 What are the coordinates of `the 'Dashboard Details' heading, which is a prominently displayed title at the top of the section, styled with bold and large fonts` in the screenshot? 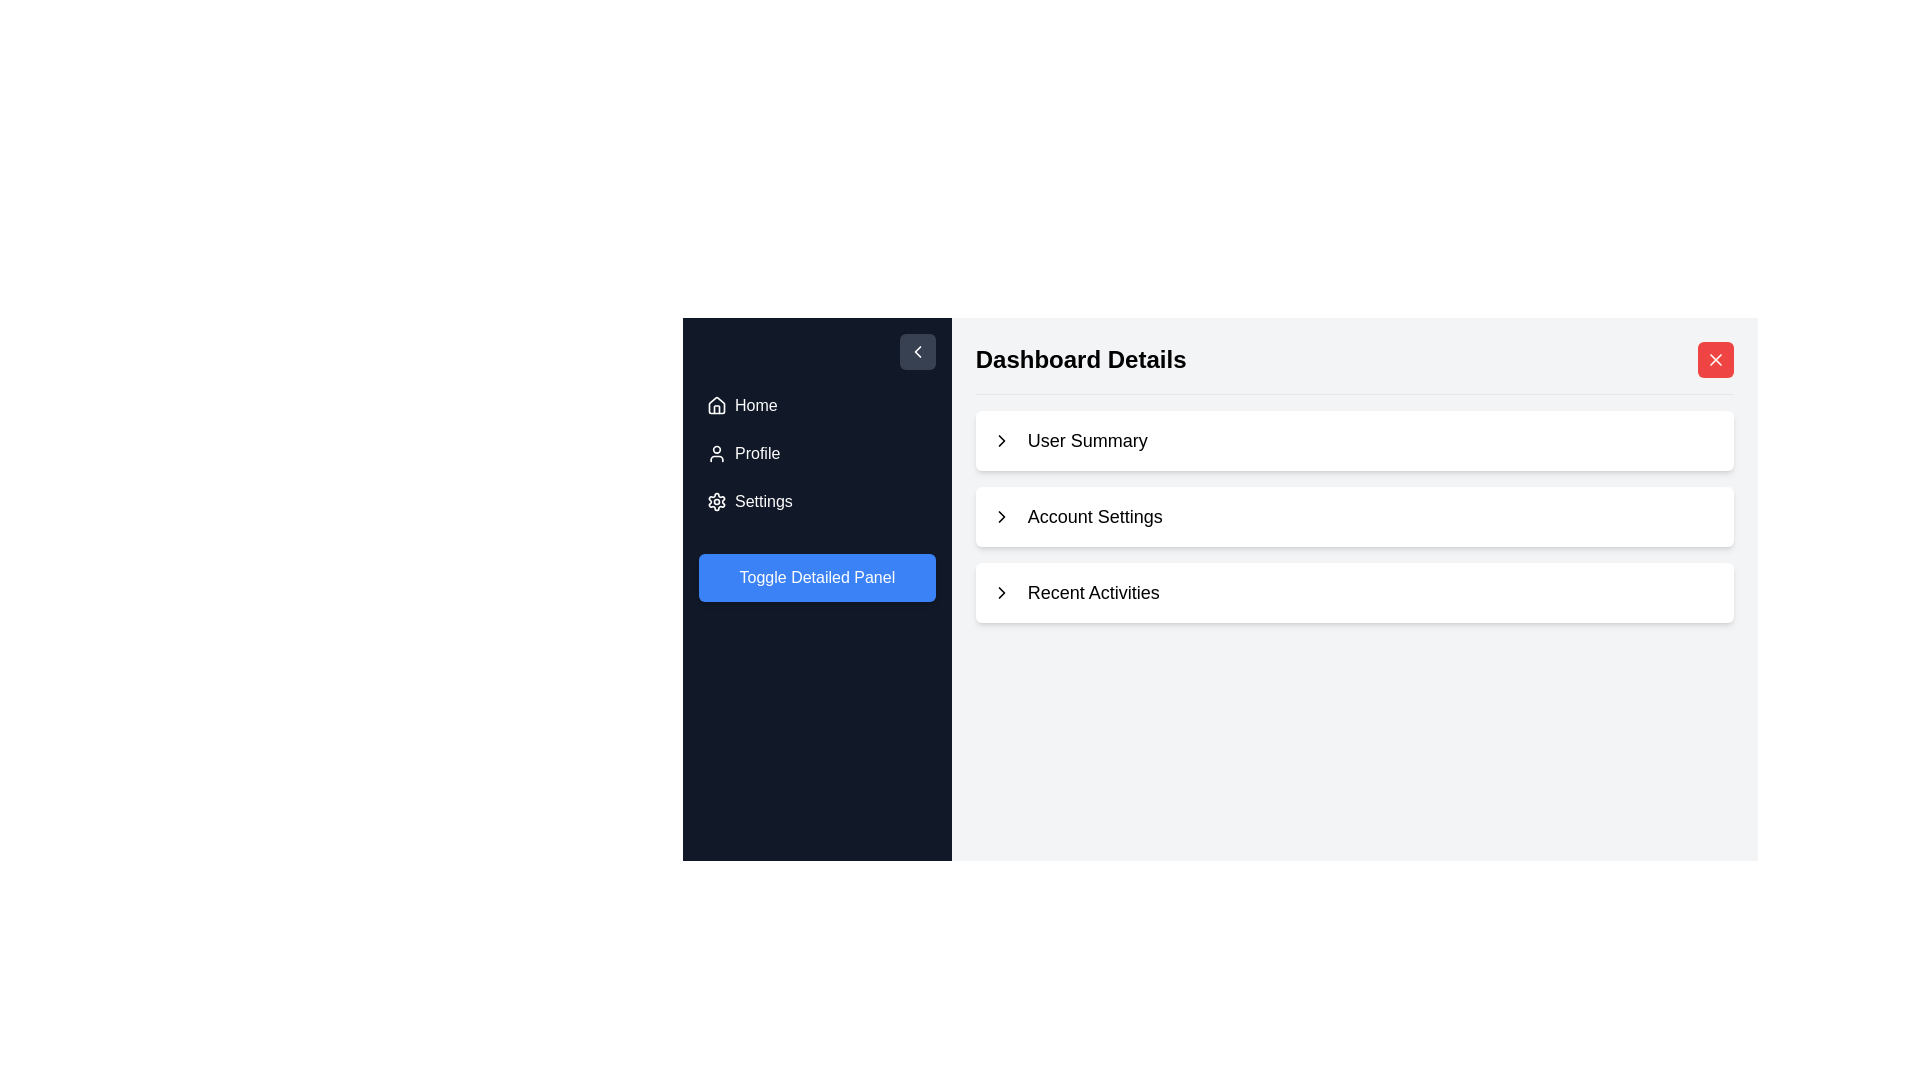 It's located at (1080, 358).